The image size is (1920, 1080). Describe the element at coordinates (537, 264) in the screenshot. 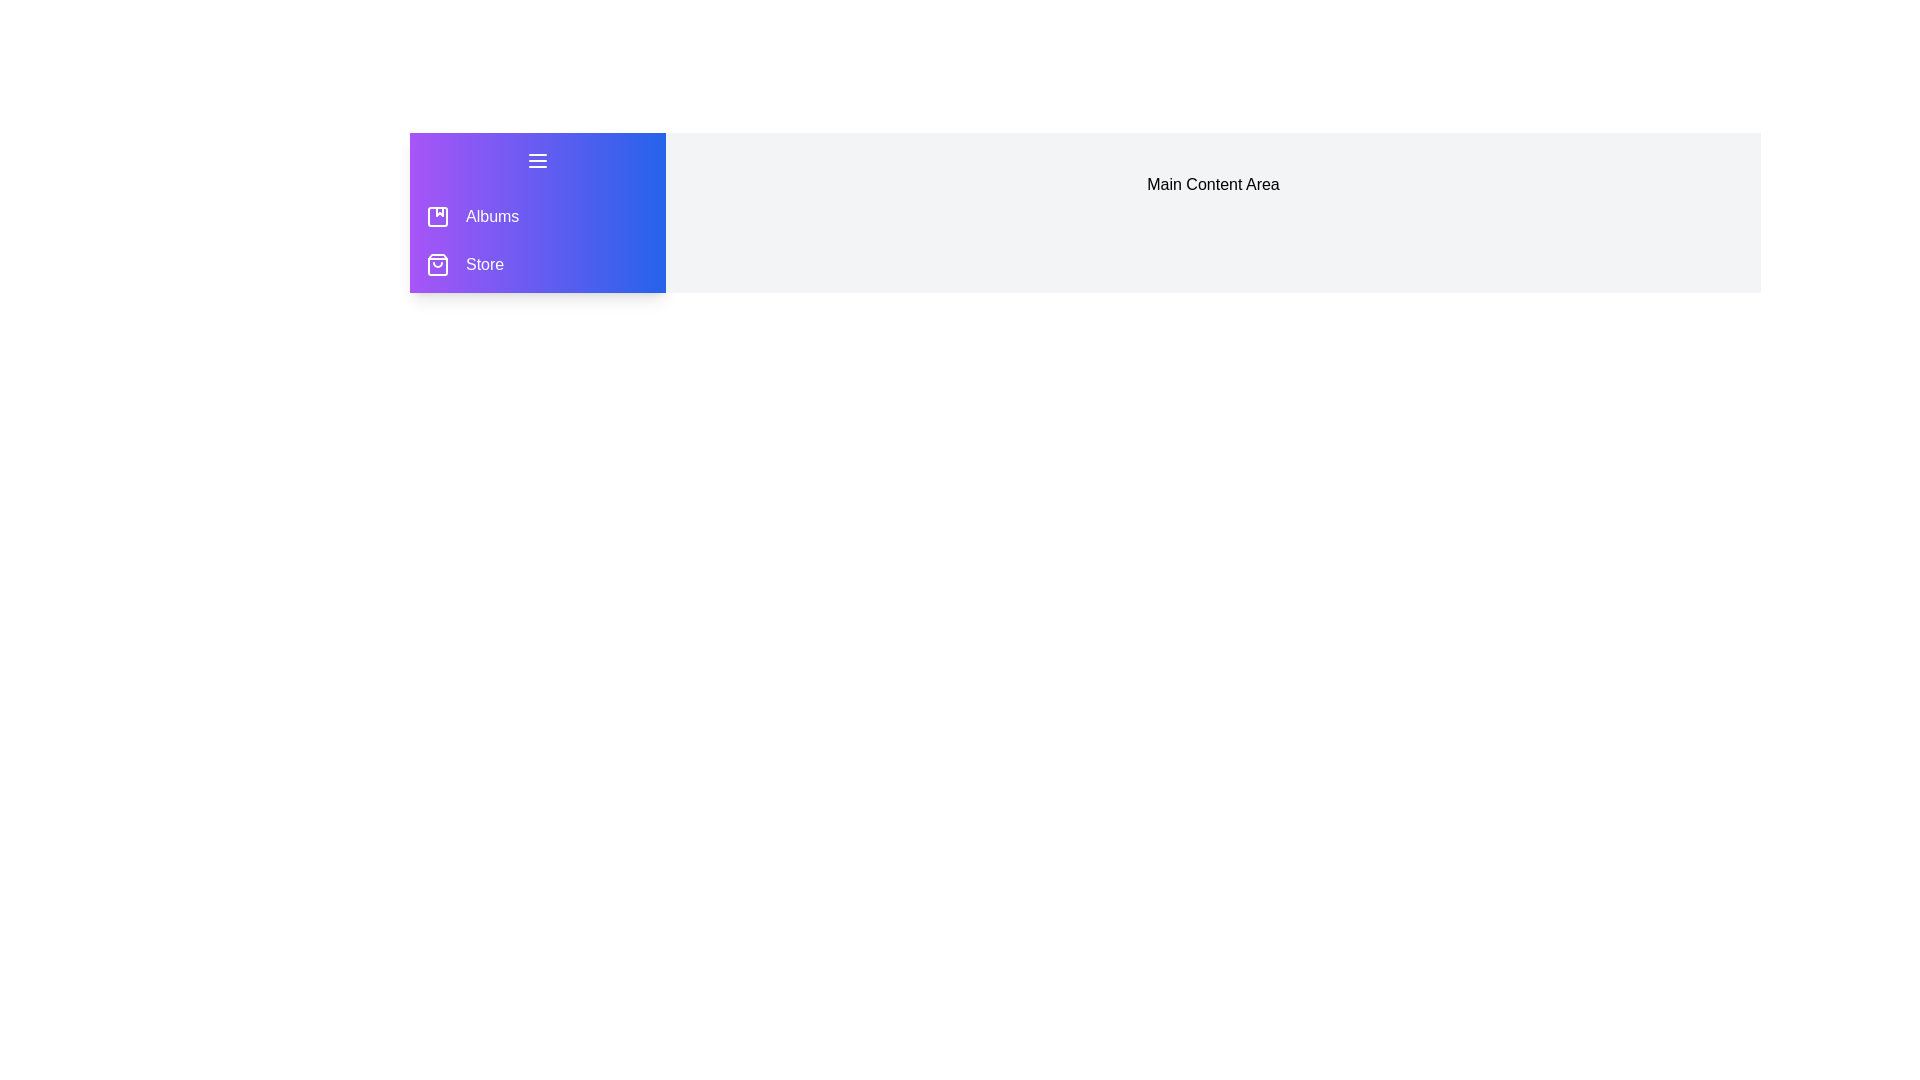

I see `the 'Store' item in the drawer` at that location.